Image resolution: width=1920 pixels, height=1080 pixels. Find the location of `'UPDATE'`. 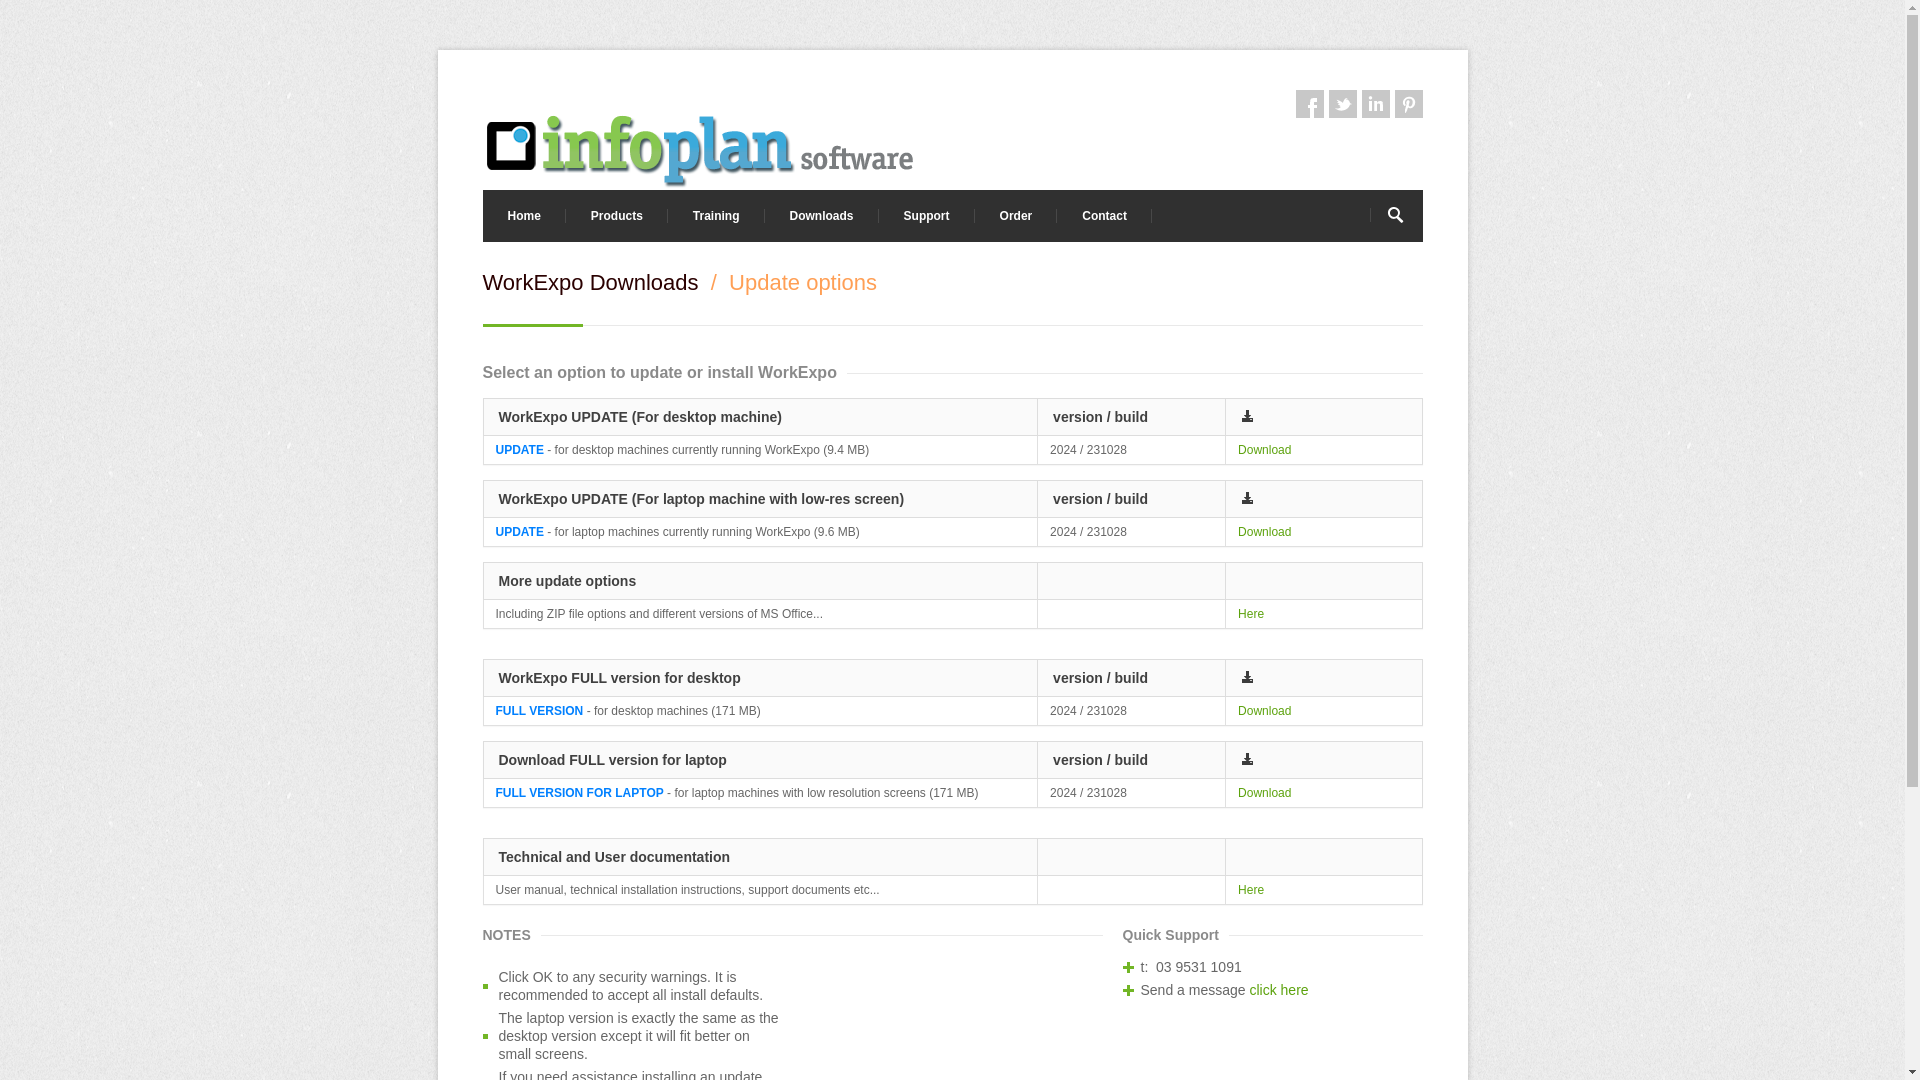

'UPDATE' is located at coordinates (519, 531).